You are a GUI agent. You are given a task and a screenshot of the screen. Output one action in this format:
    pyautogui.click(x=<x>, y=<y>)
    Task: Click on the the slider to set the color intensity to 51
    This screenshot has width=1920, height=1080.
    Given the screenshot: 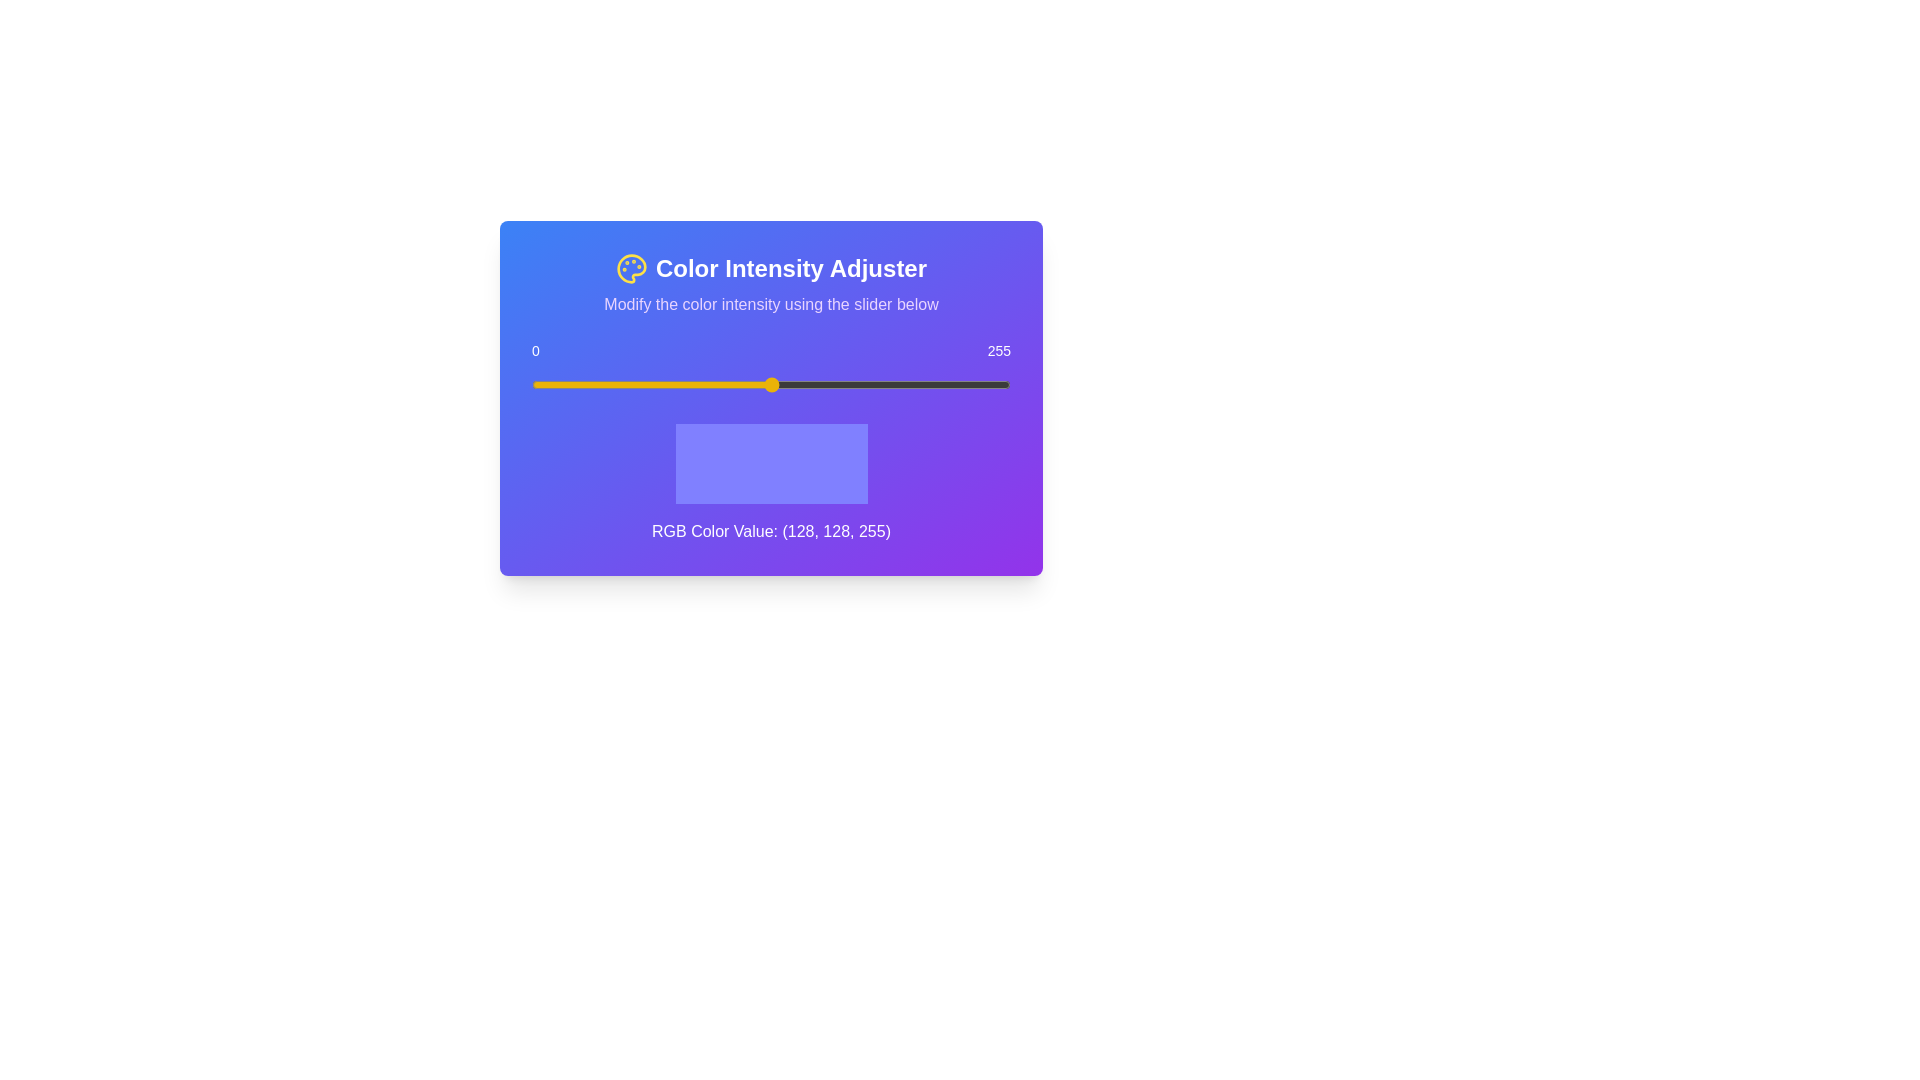 What is the action you would take?
    pyautogui.click(x=626, y=385)
    